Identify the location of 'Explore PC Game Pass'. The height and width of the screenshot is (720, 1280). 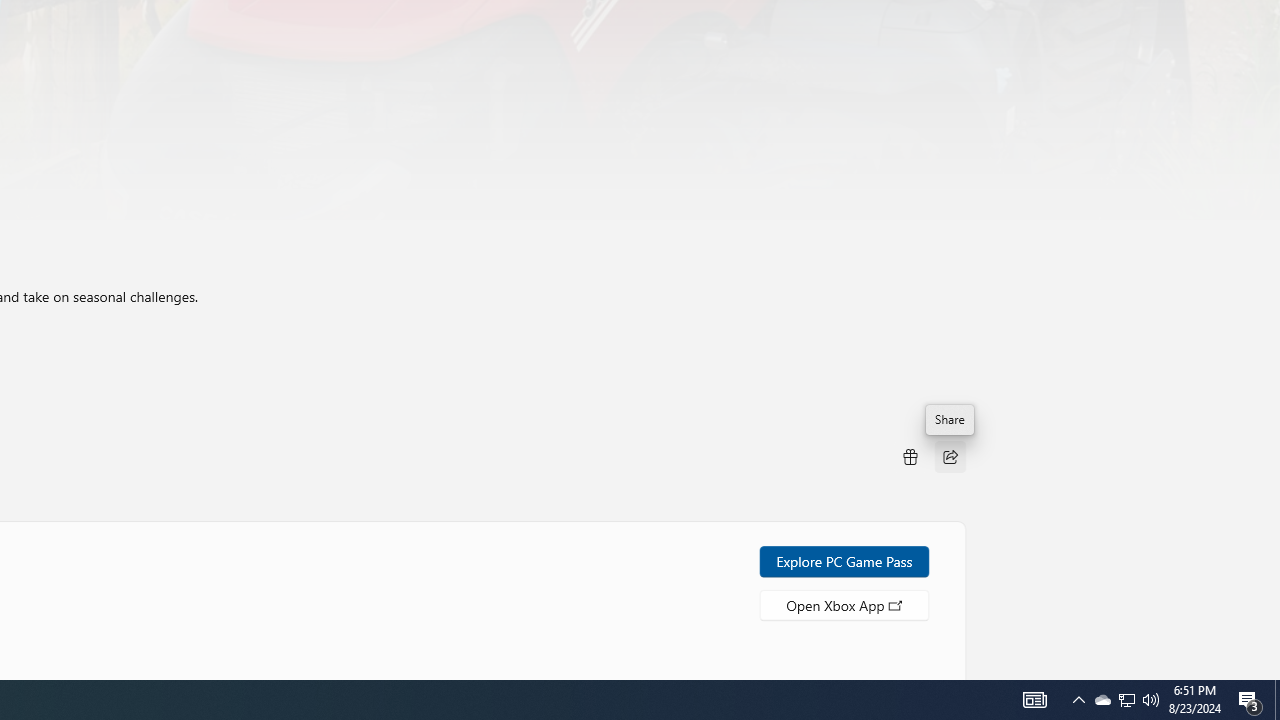
(844, 561).